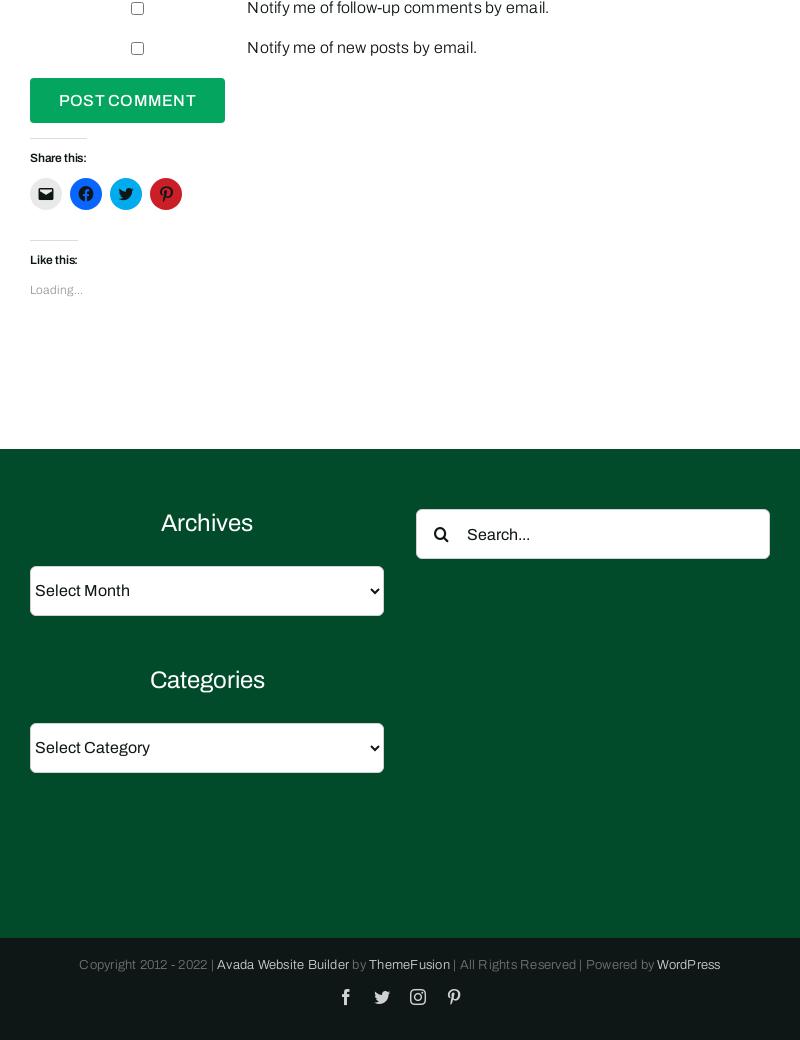 The width and height of the screenshot is (800, 1040). I want to click on 'Share this:', so click(30, 157).